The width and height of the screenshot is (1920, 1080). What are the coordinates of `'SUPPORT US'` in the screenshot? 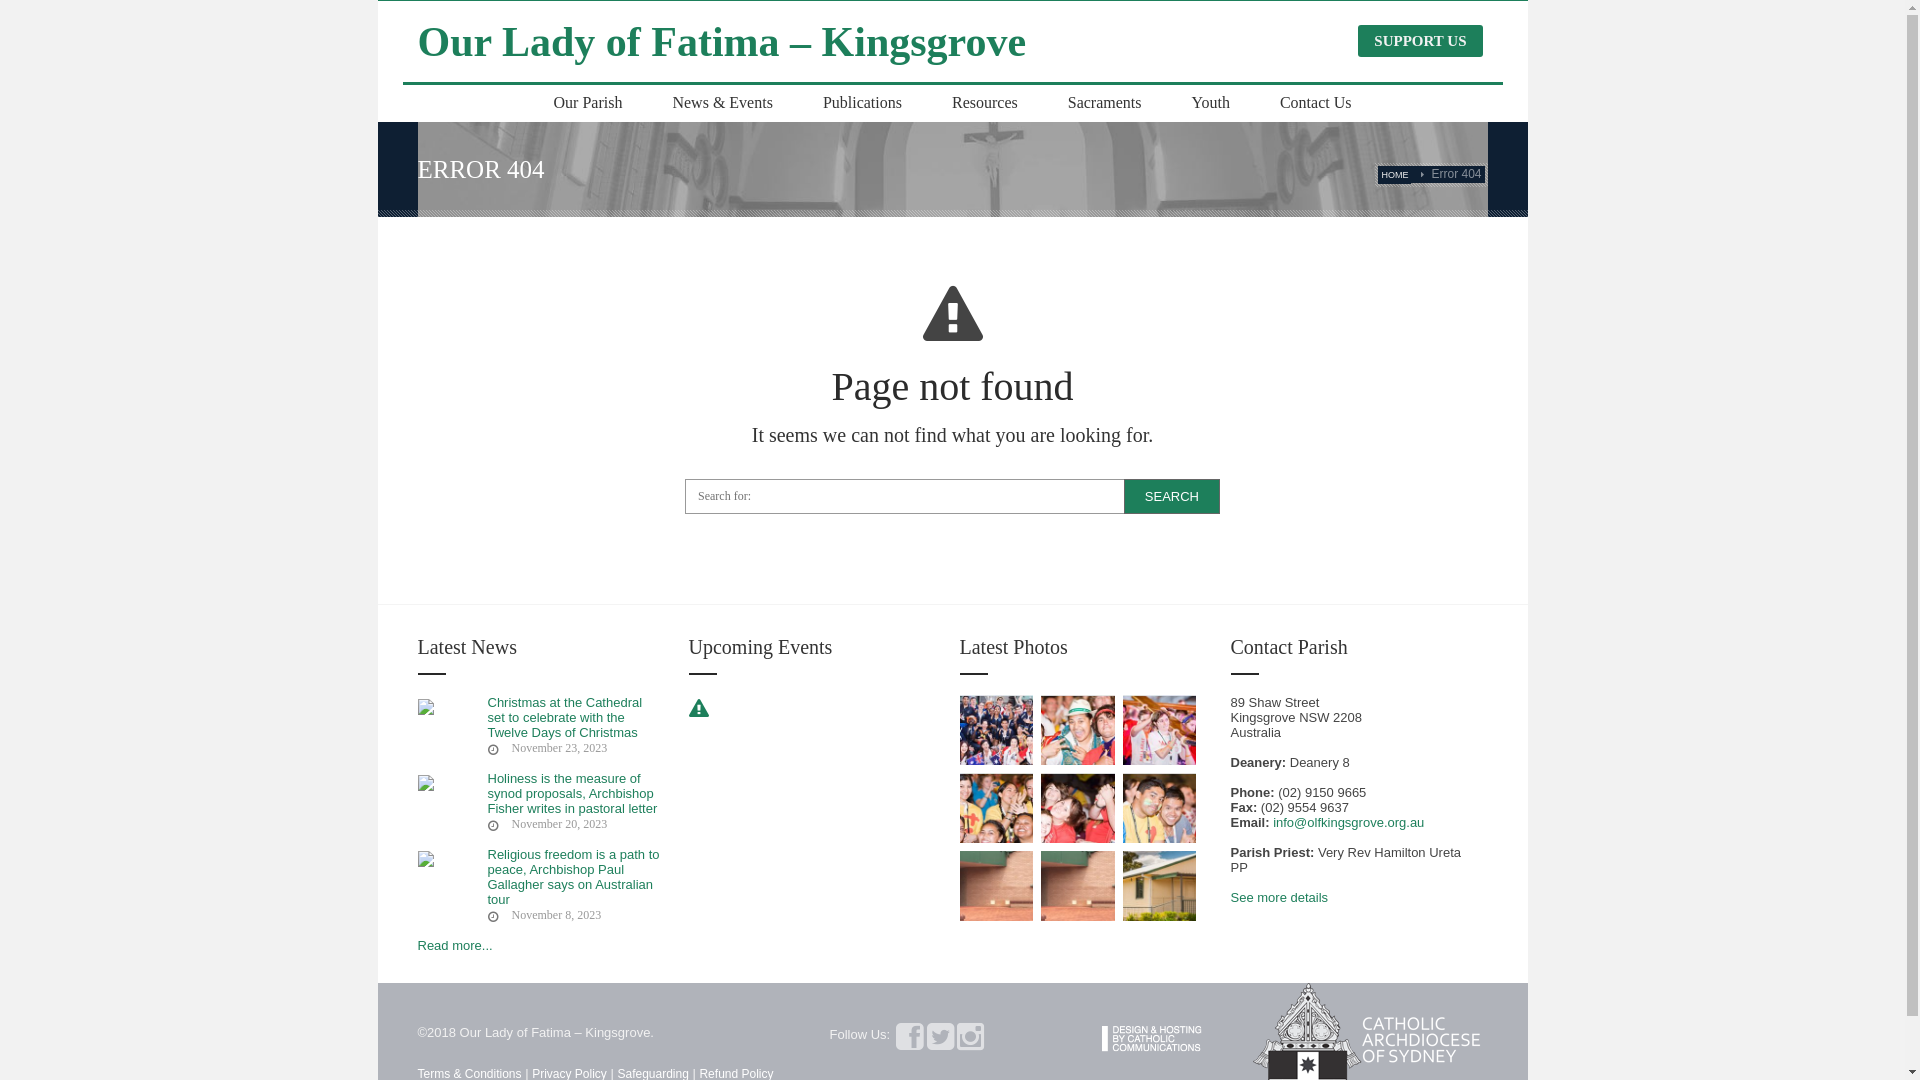 It's located at (1358, 41).